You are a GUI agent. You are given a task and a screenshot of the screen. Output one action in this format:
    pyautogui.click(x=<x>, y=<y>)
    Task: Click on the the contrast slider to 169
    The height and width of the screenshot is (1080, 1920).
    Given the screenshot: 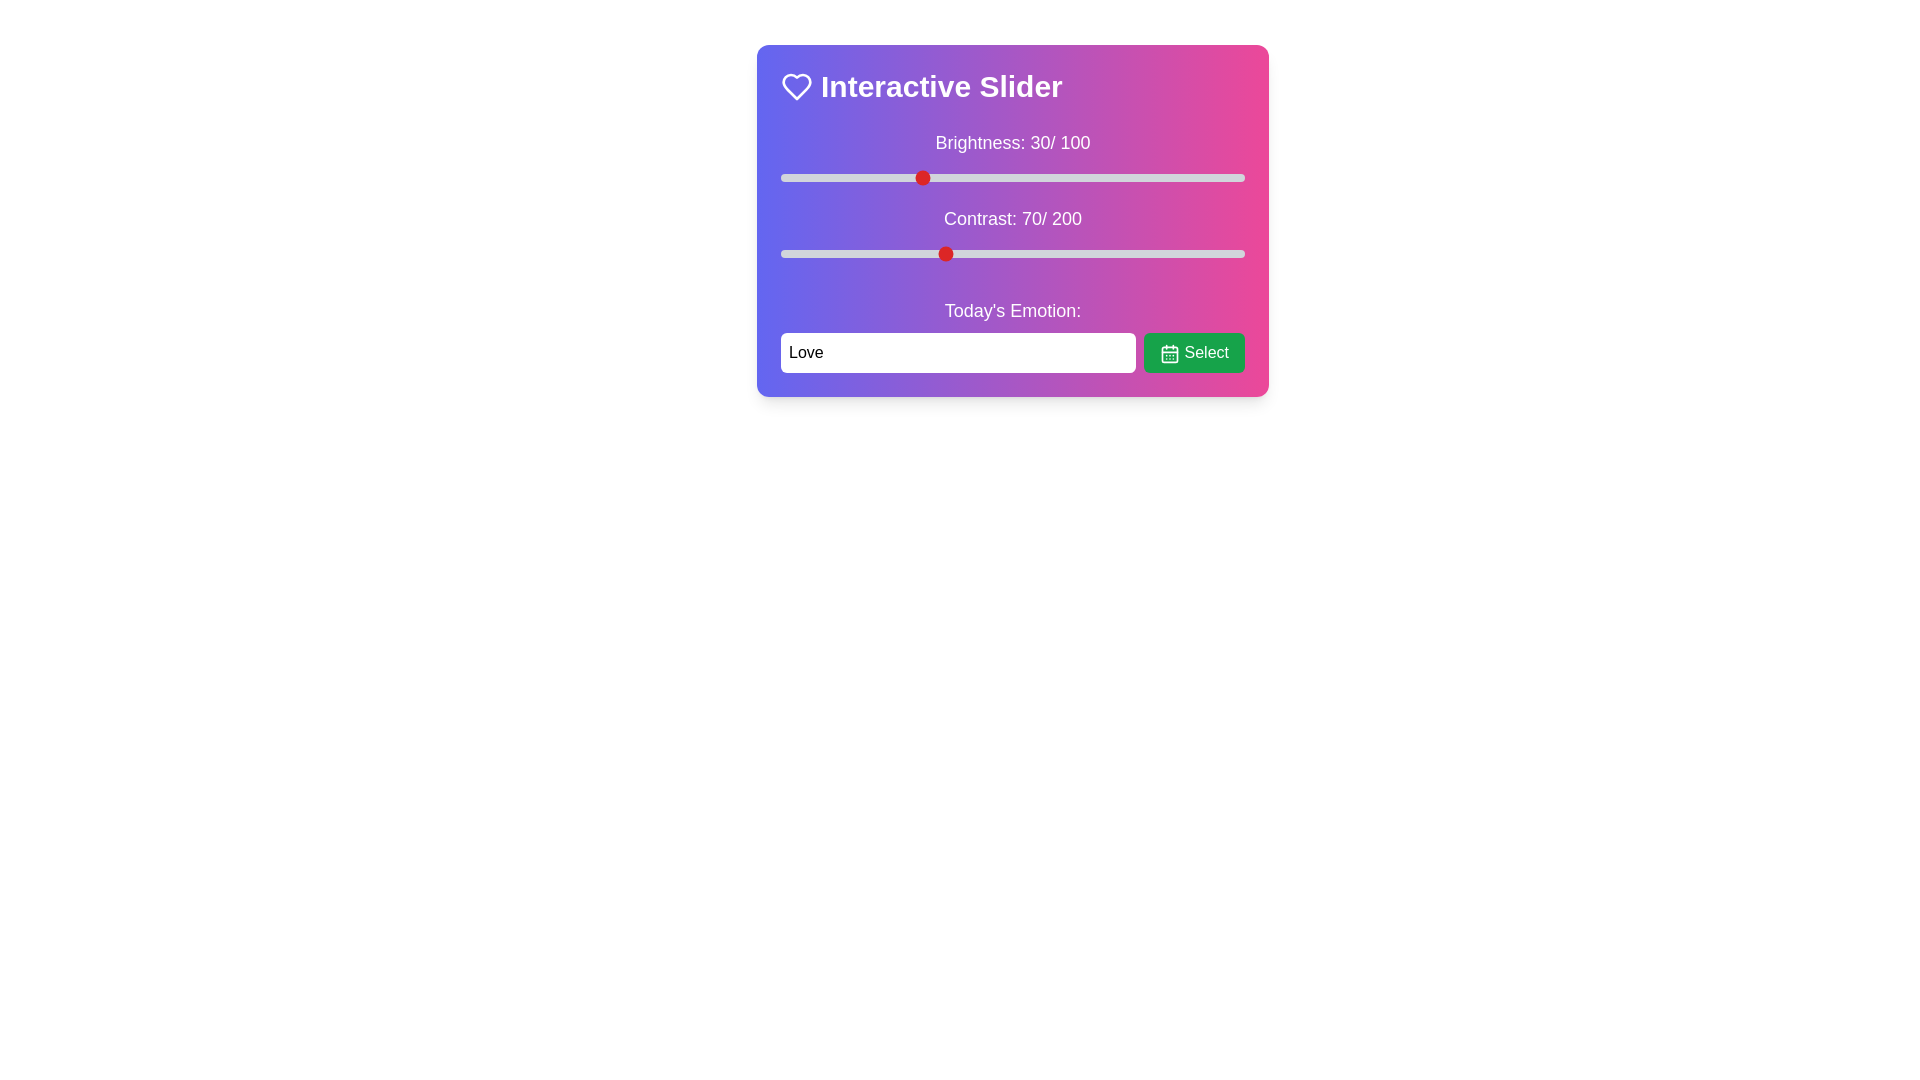 What is the action you would take?
    pyautogui.click(x=1173, y=253)
    